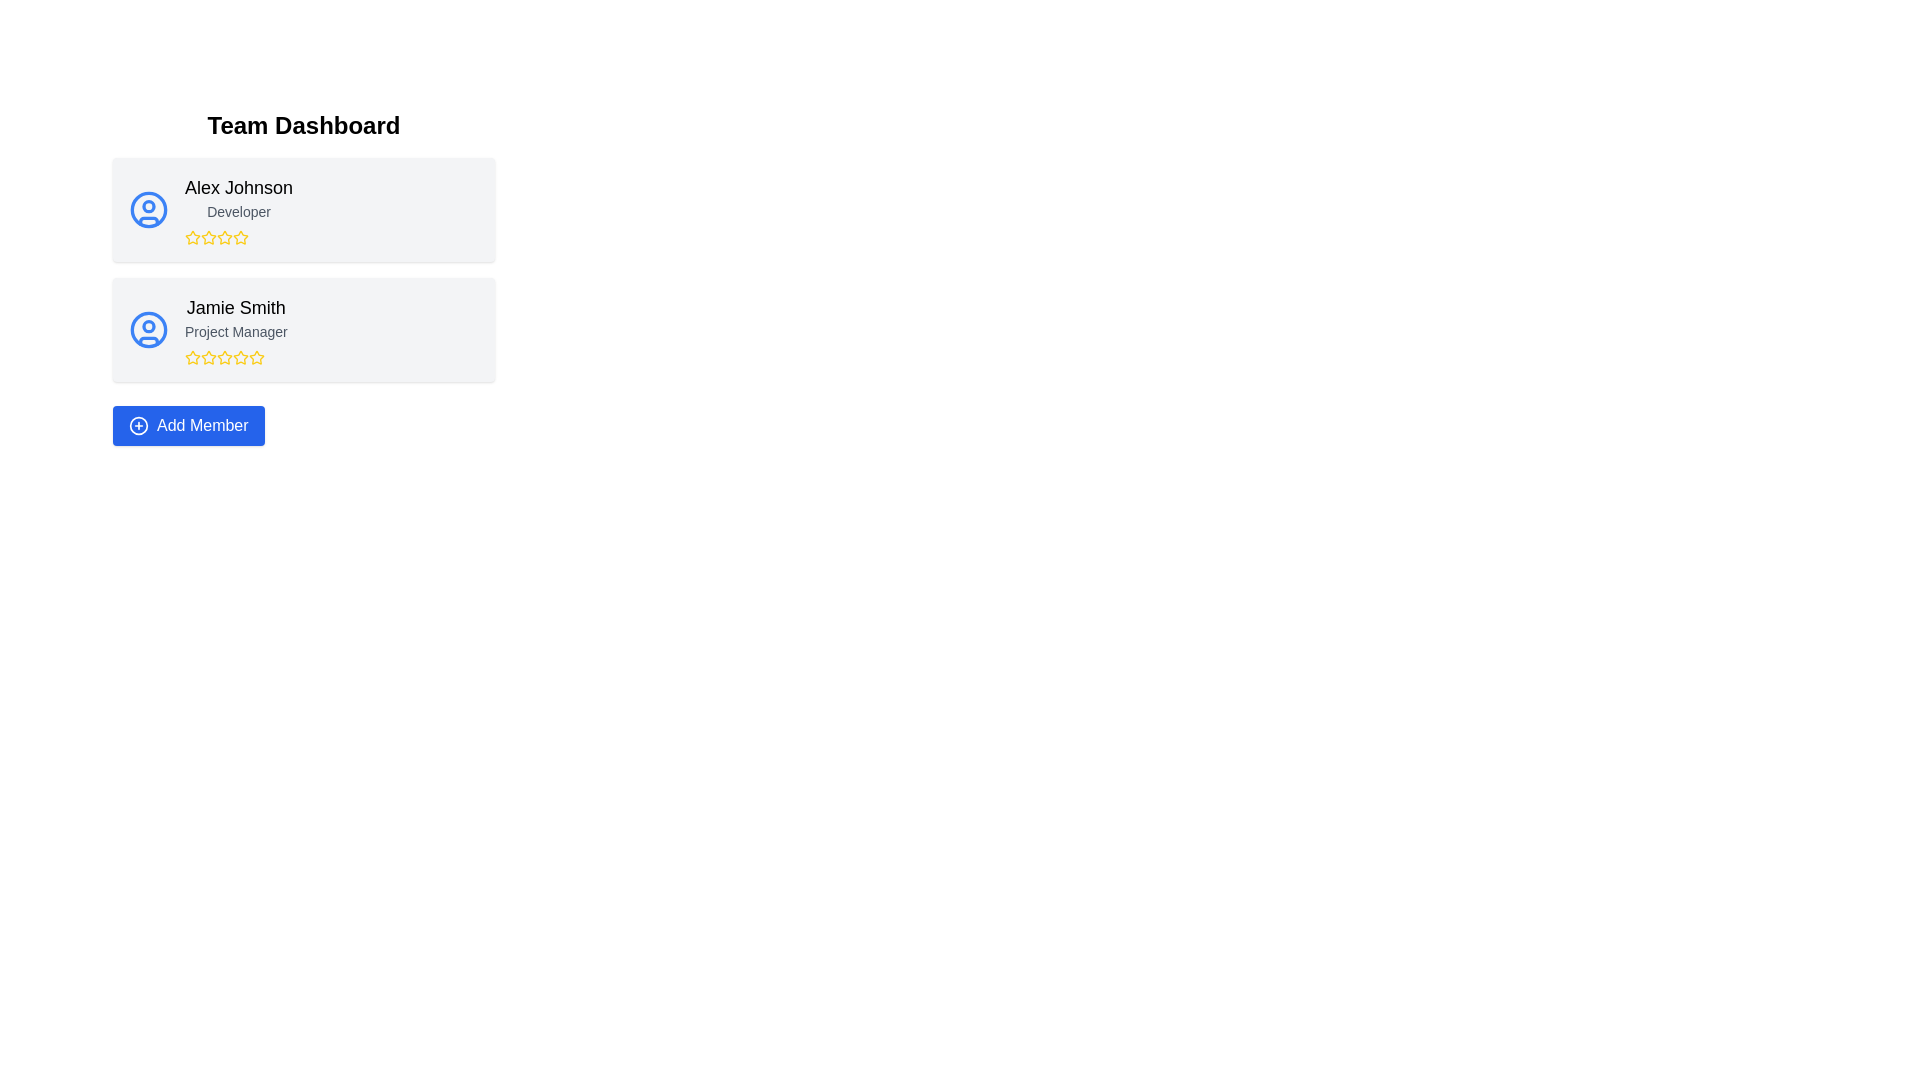 The height and width of the screenshot is (1080, 1920). Describe the element at coordinates (236, 330) in the screenshot. I see `the text label that reads 'Project Manager,' which is positioned directly below 'Jamie Smith' in the second row of the team list` at that location.